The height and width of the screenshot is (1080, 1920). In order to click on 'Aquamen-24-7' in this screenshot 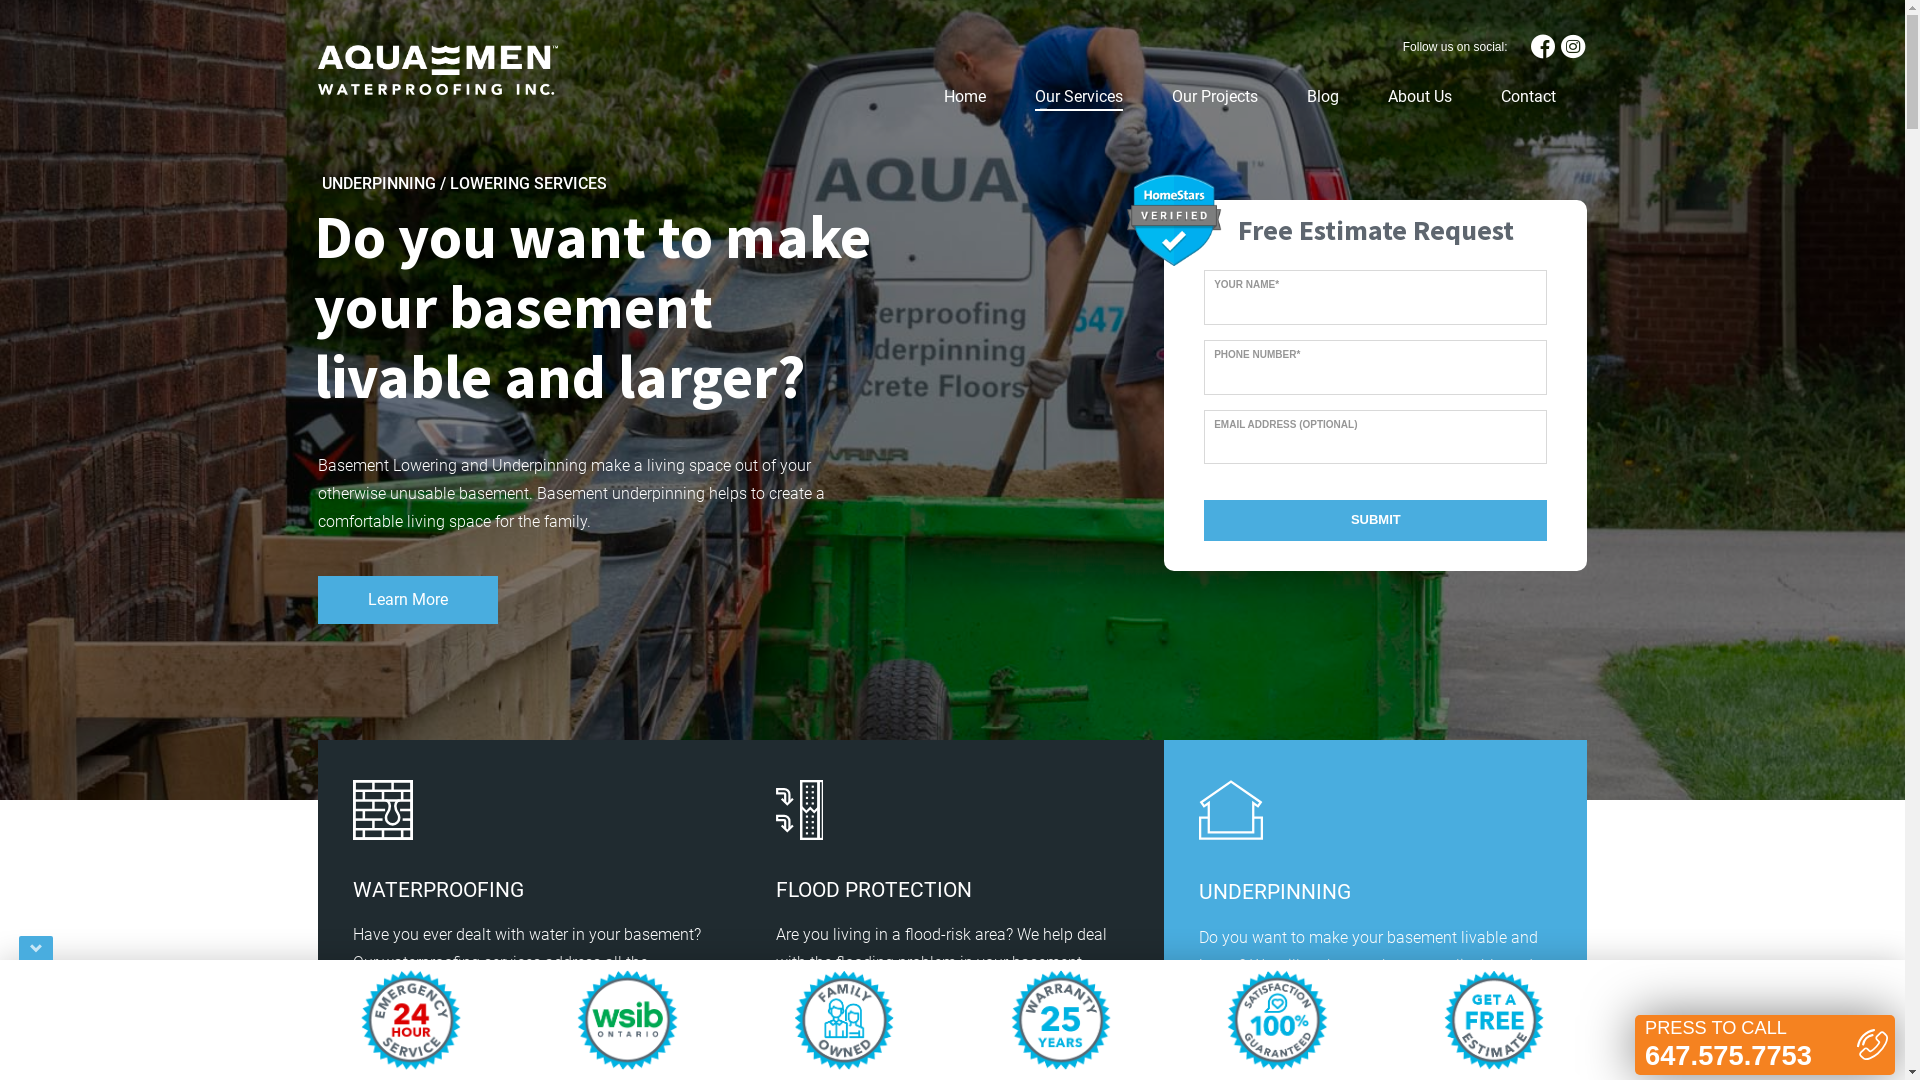, I will do `click(410, 1019)`.